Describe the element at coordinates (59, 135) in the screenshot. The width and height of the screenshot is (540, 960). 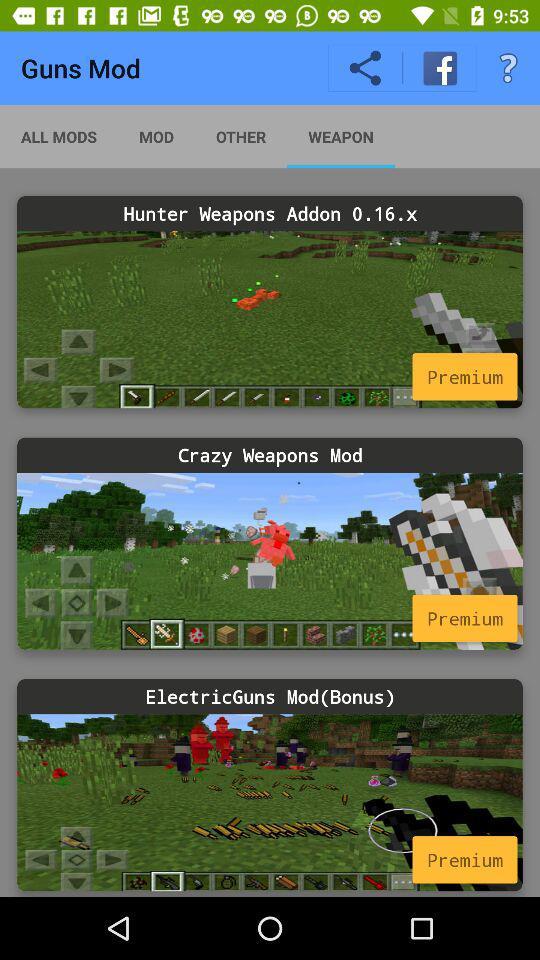
I see `the all mods` at that location.